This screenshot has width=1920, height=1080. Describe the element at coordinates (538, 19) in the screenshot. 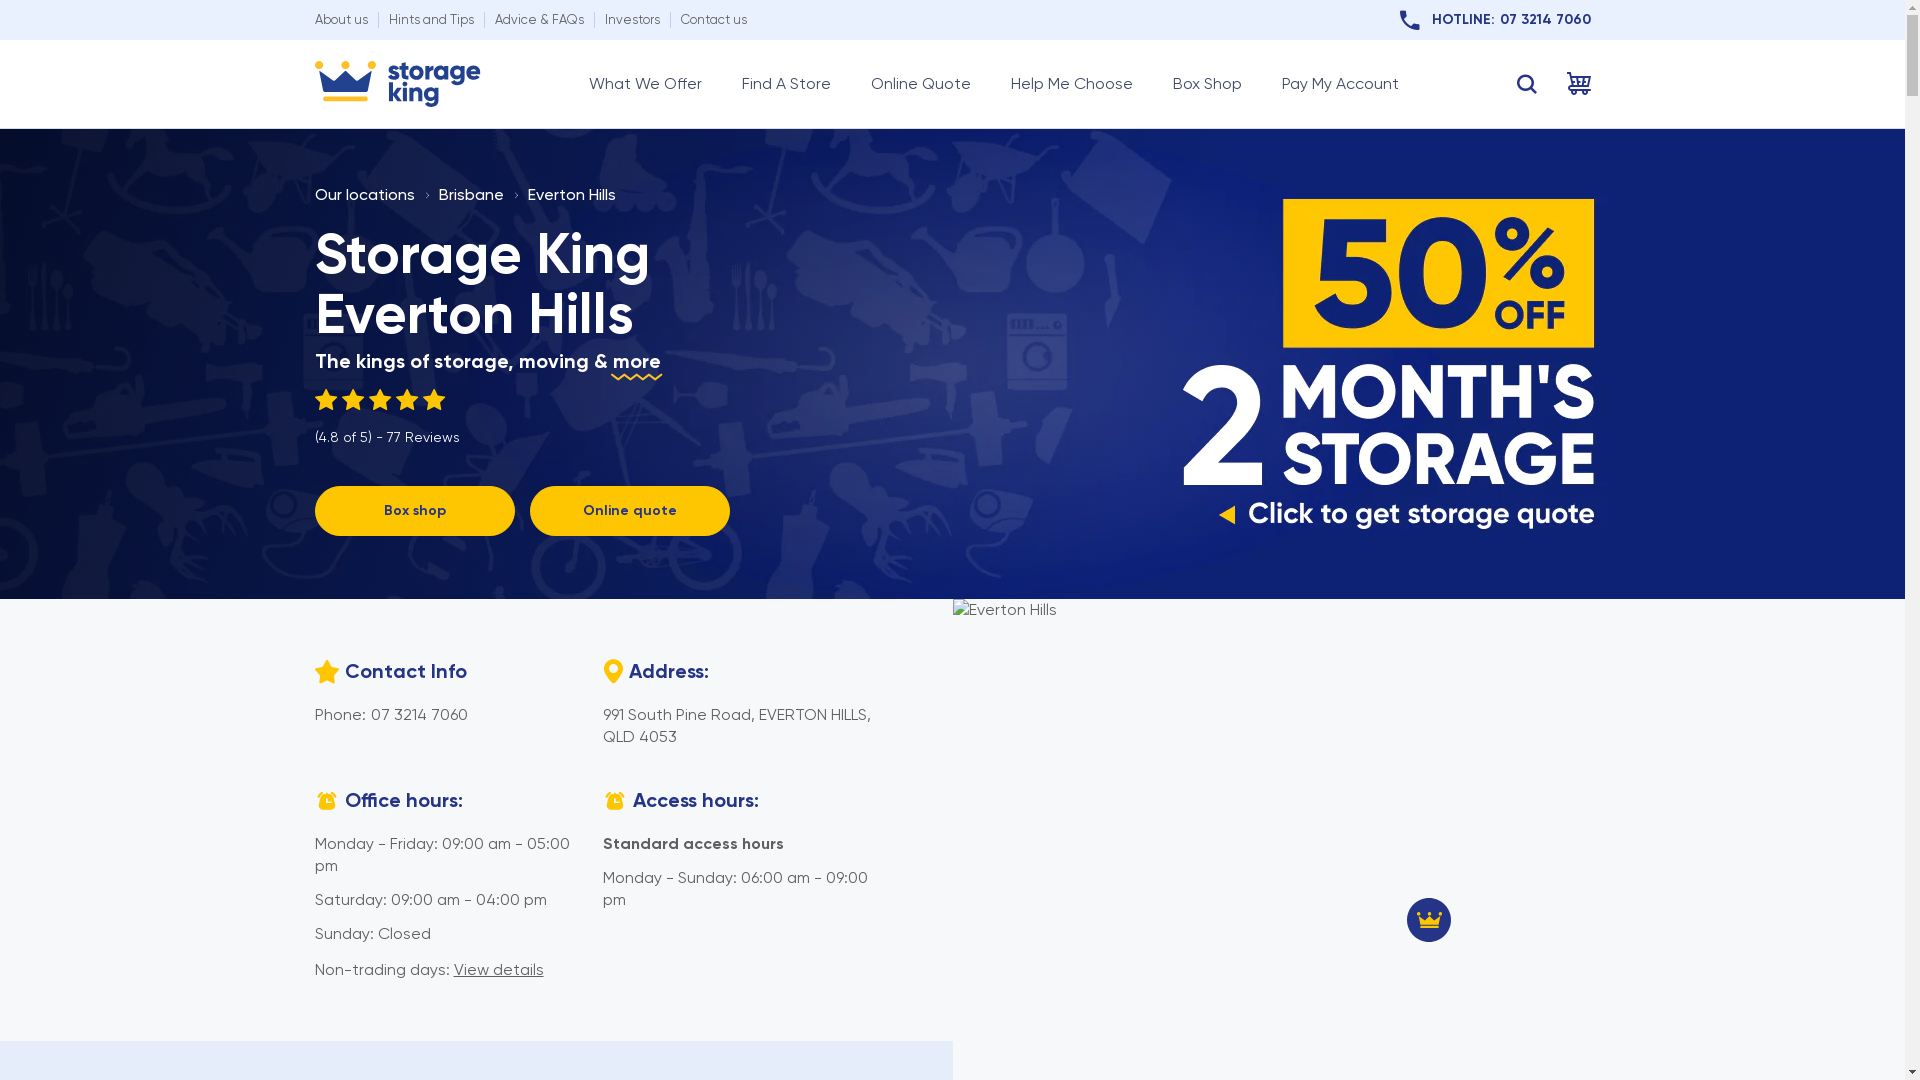

I see `'Advice & FAQs'` at that location.